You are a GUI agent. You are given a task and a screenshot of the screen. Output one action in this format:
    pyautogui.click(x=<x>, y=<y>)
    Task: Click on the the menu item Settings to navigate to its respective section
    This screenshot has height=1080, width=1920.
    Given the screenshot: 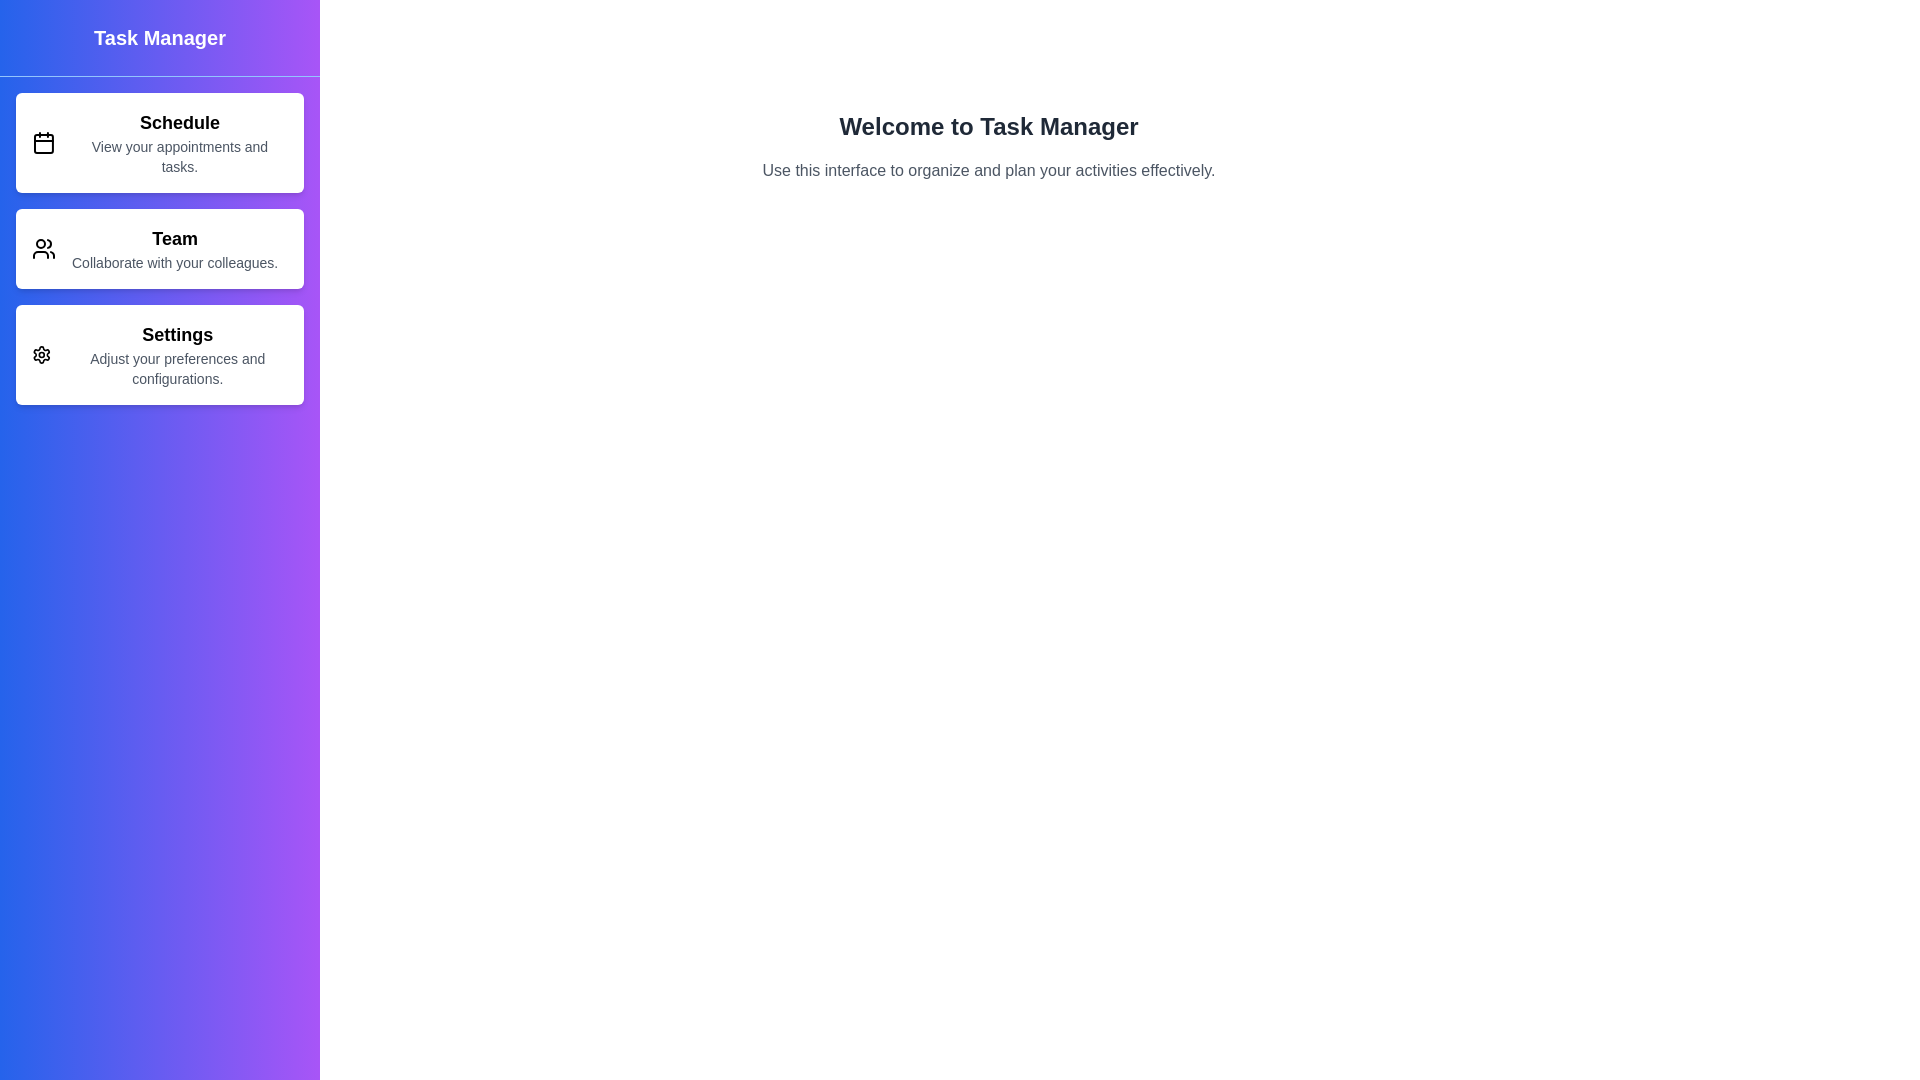 What is the action you would take?
    pyautogui.click(x=158, y=353)
    